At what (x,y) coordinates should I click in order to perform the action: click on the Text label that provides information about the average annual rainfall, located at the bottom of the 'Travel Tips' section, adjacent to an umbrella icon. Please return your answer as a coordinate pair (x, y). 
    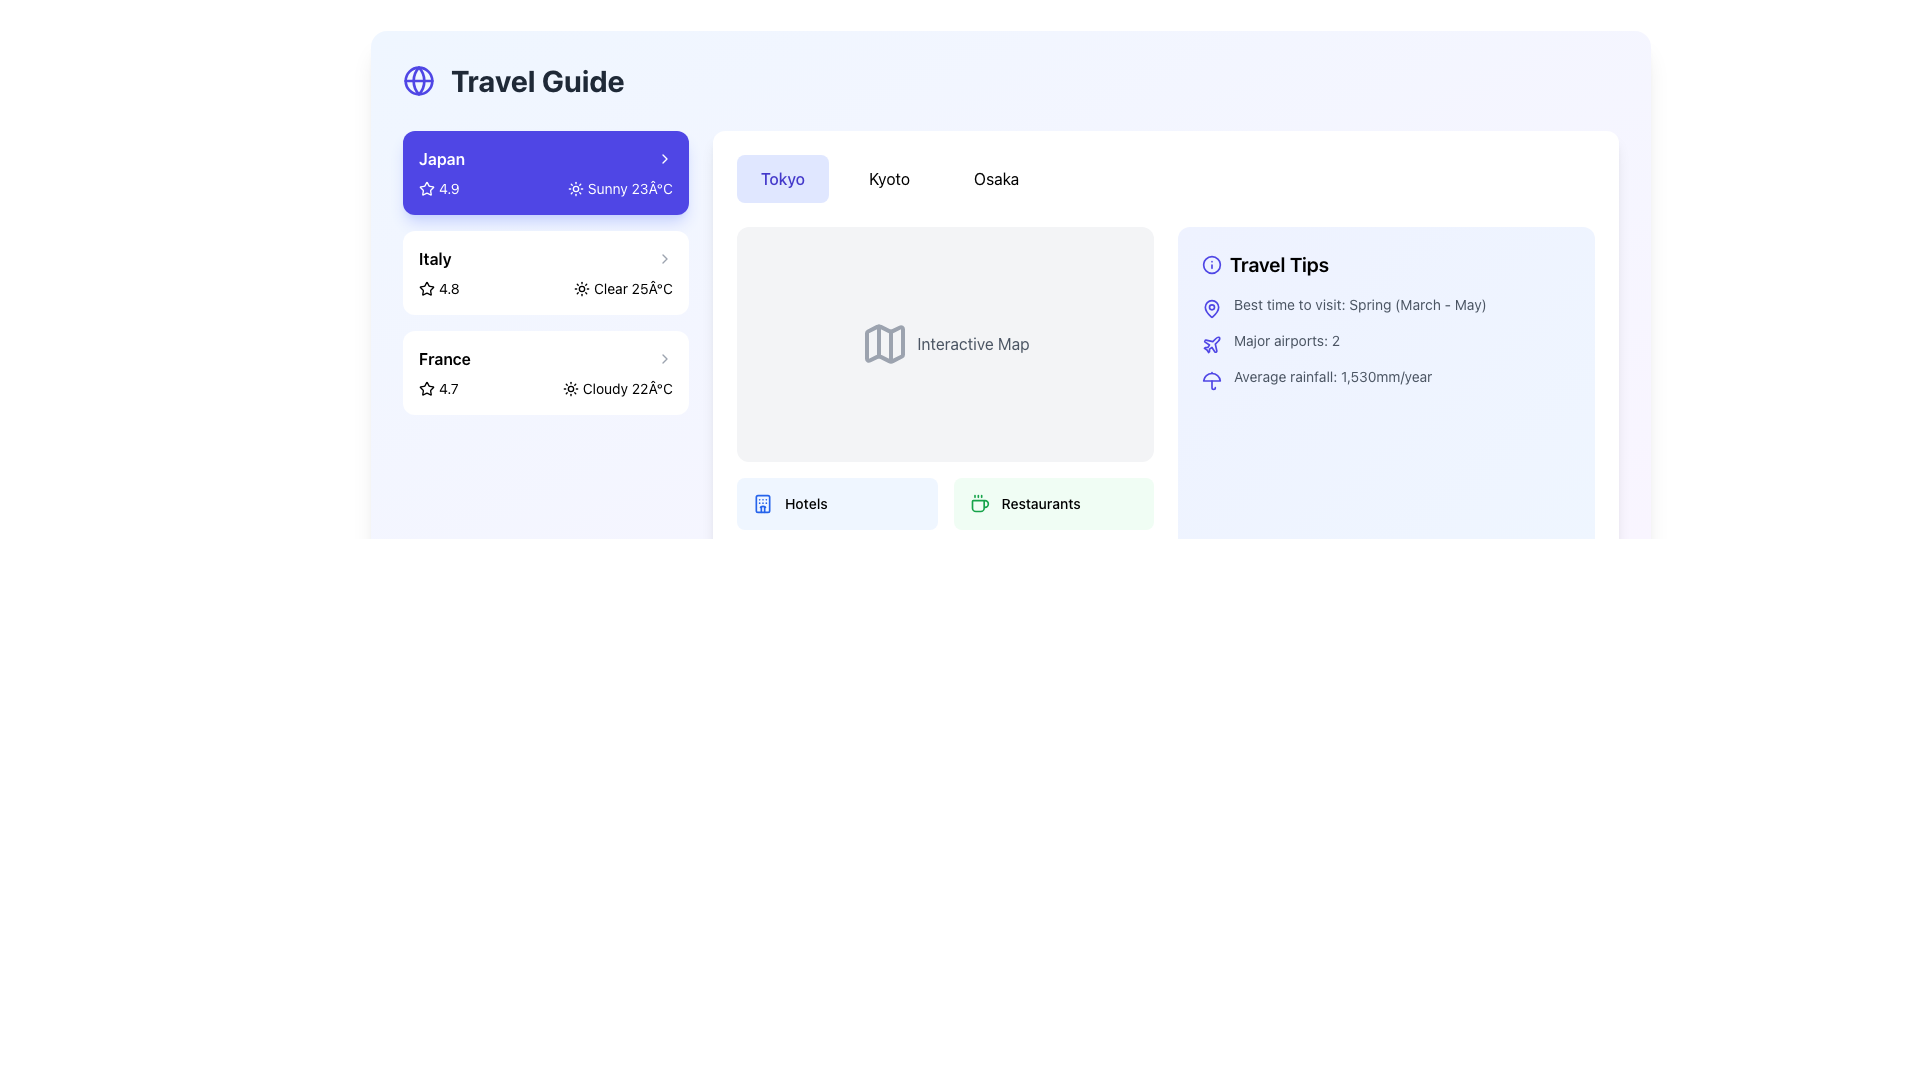
    Looking at the image, I should click on (1333, 377).